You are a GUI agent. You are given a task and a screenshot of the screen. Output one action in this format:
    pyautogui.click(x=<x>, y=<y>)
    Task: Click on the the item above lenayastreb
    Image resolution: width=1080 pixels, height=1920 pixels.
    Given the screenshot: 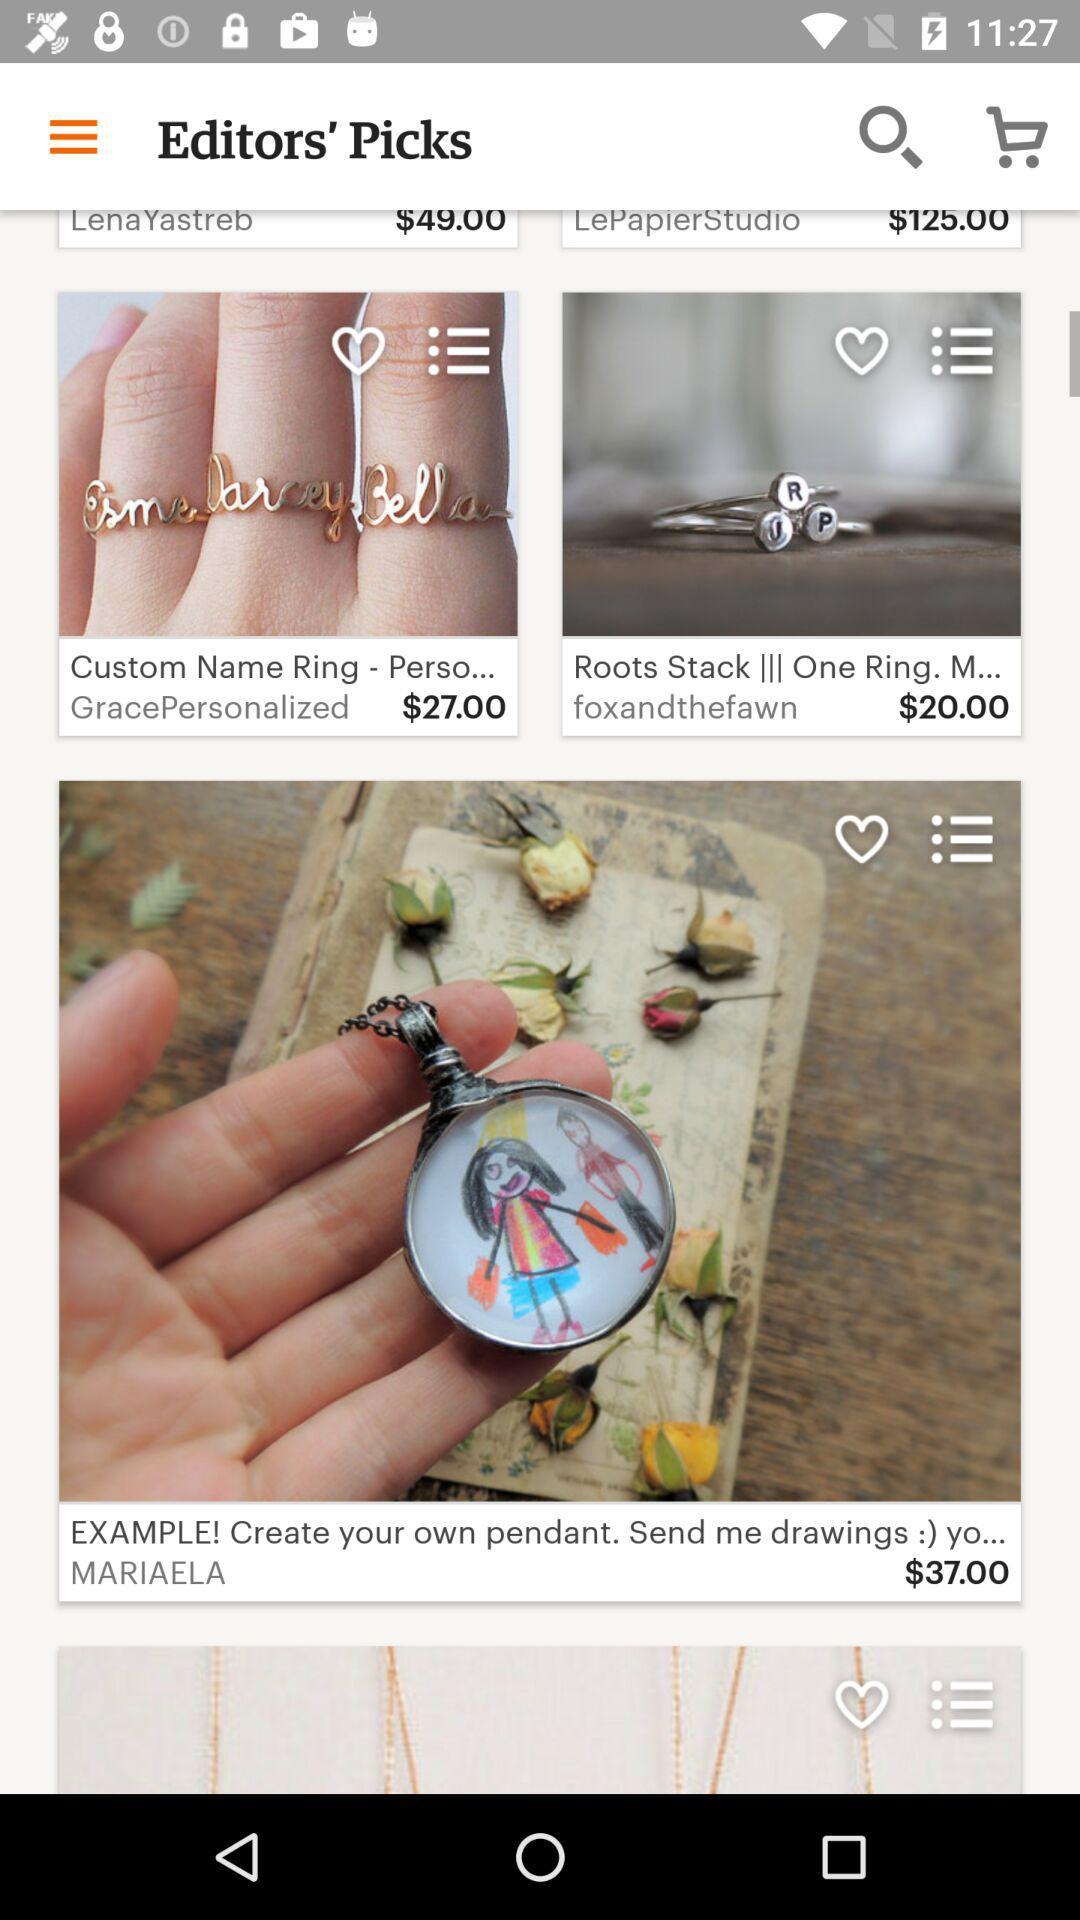 What is the action you would take?
    pyautogui.click(x=72, y=135)
    